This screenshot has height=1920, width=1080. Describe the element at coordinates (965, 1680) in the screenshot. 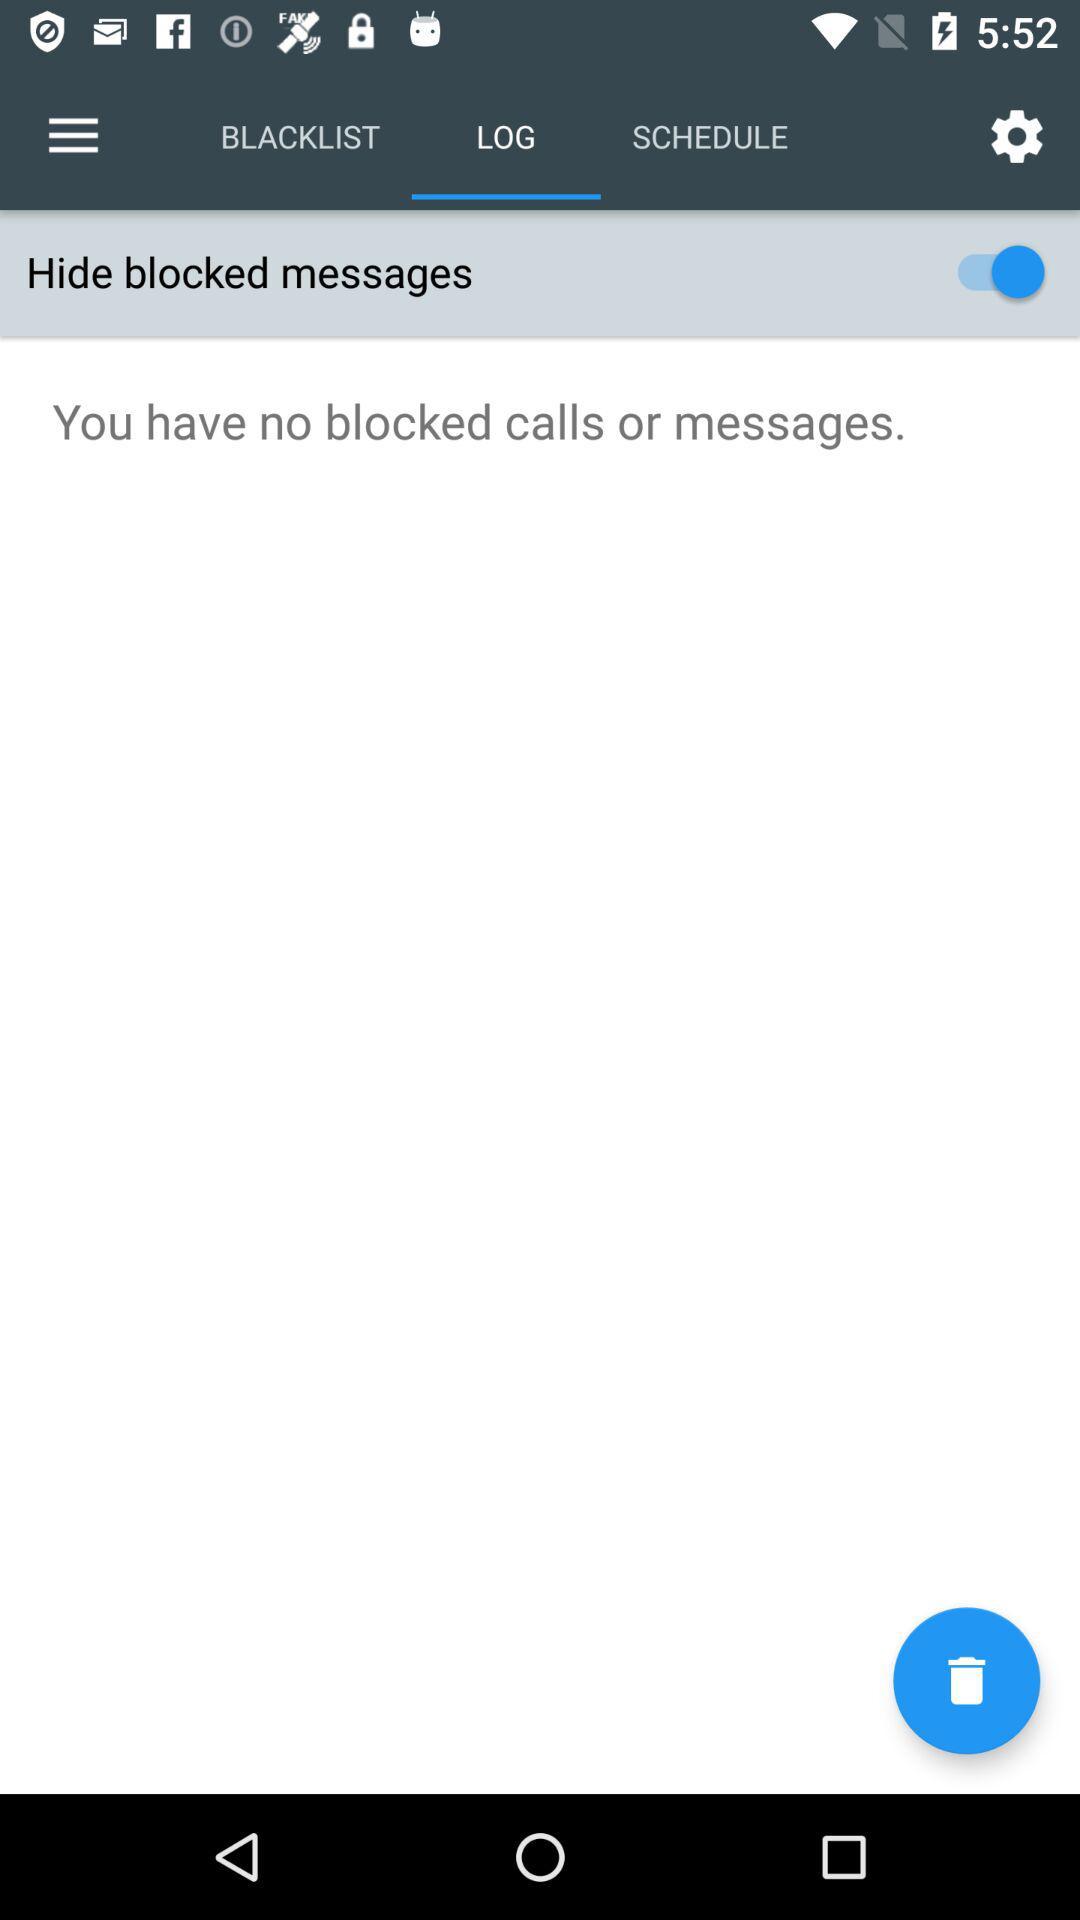

I see `item at the bottom right corner` at that location.